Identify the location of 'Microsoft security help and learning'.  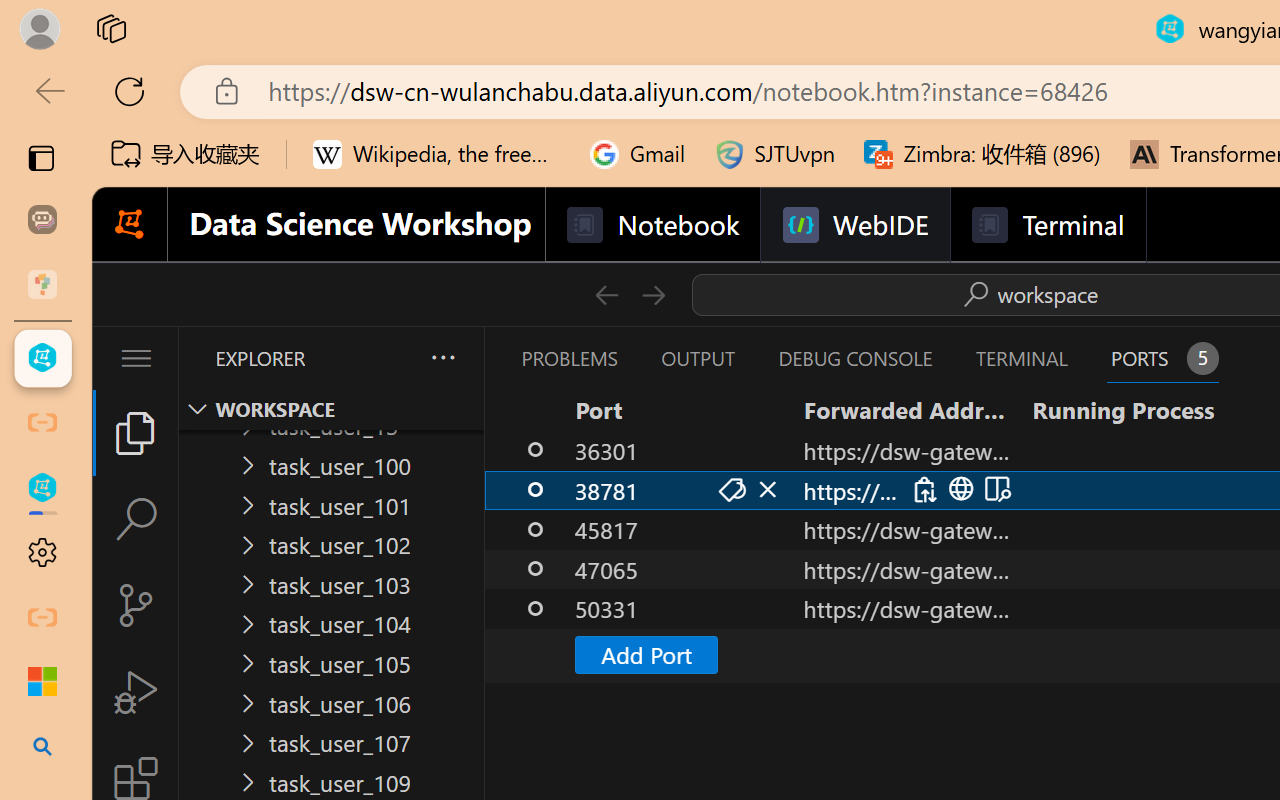
(42, 682).